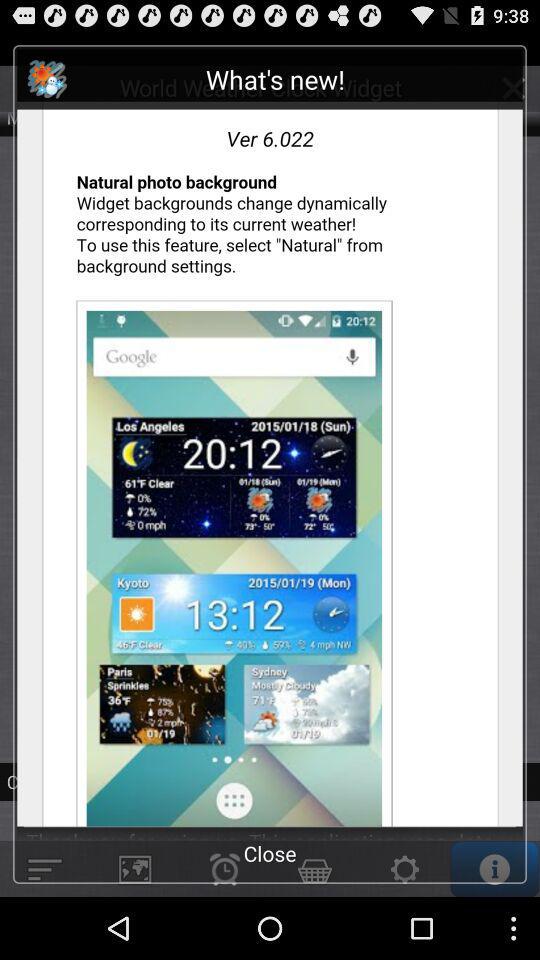 Image resolution: width=540 pixels, height=960 pixels. I want to click on check new features, so click(270, 444).